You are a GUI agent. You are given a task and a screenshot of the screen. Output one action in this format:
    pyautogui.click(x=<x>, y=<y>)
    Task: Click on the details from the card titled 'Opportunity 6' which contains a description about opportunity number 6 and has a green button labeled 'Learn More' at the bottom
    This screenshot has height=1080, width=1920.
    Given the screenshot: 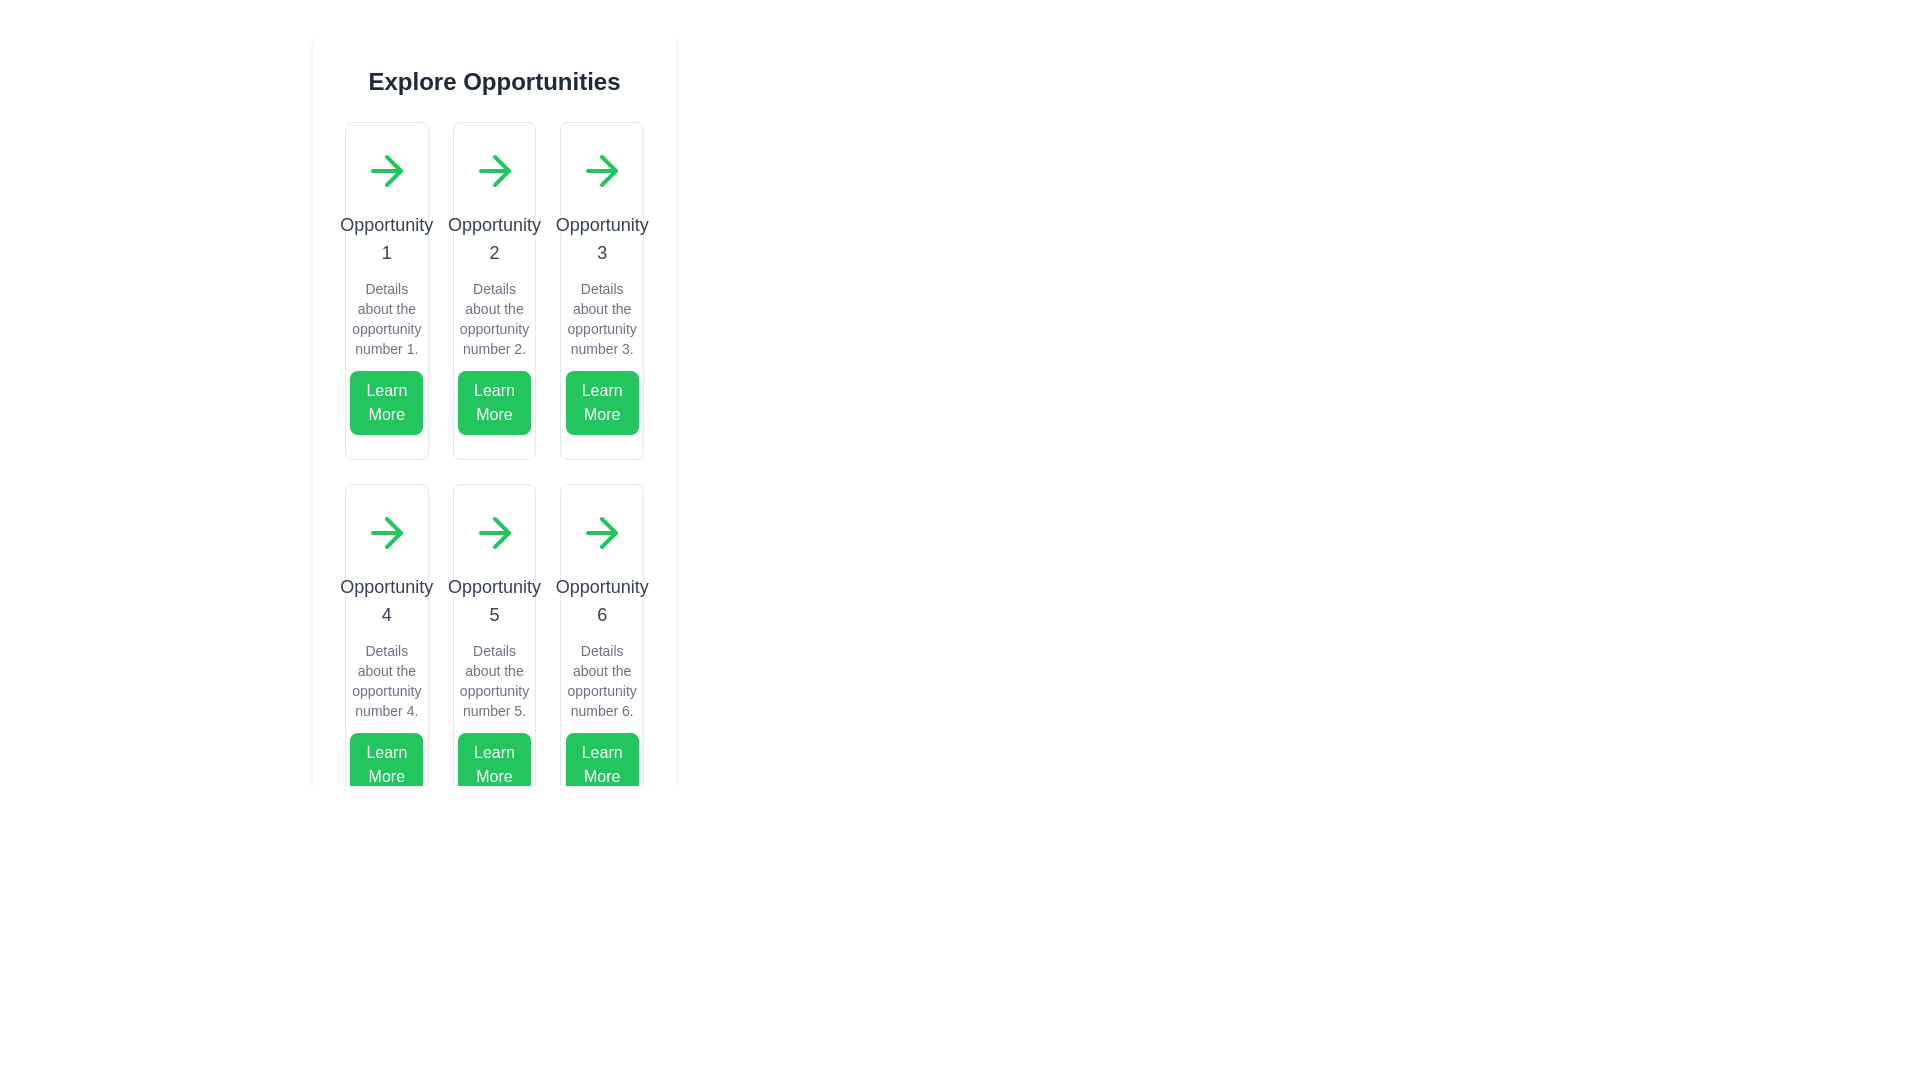 What is the action you would take?
    pyautogui.click(x=600, y=652)
    